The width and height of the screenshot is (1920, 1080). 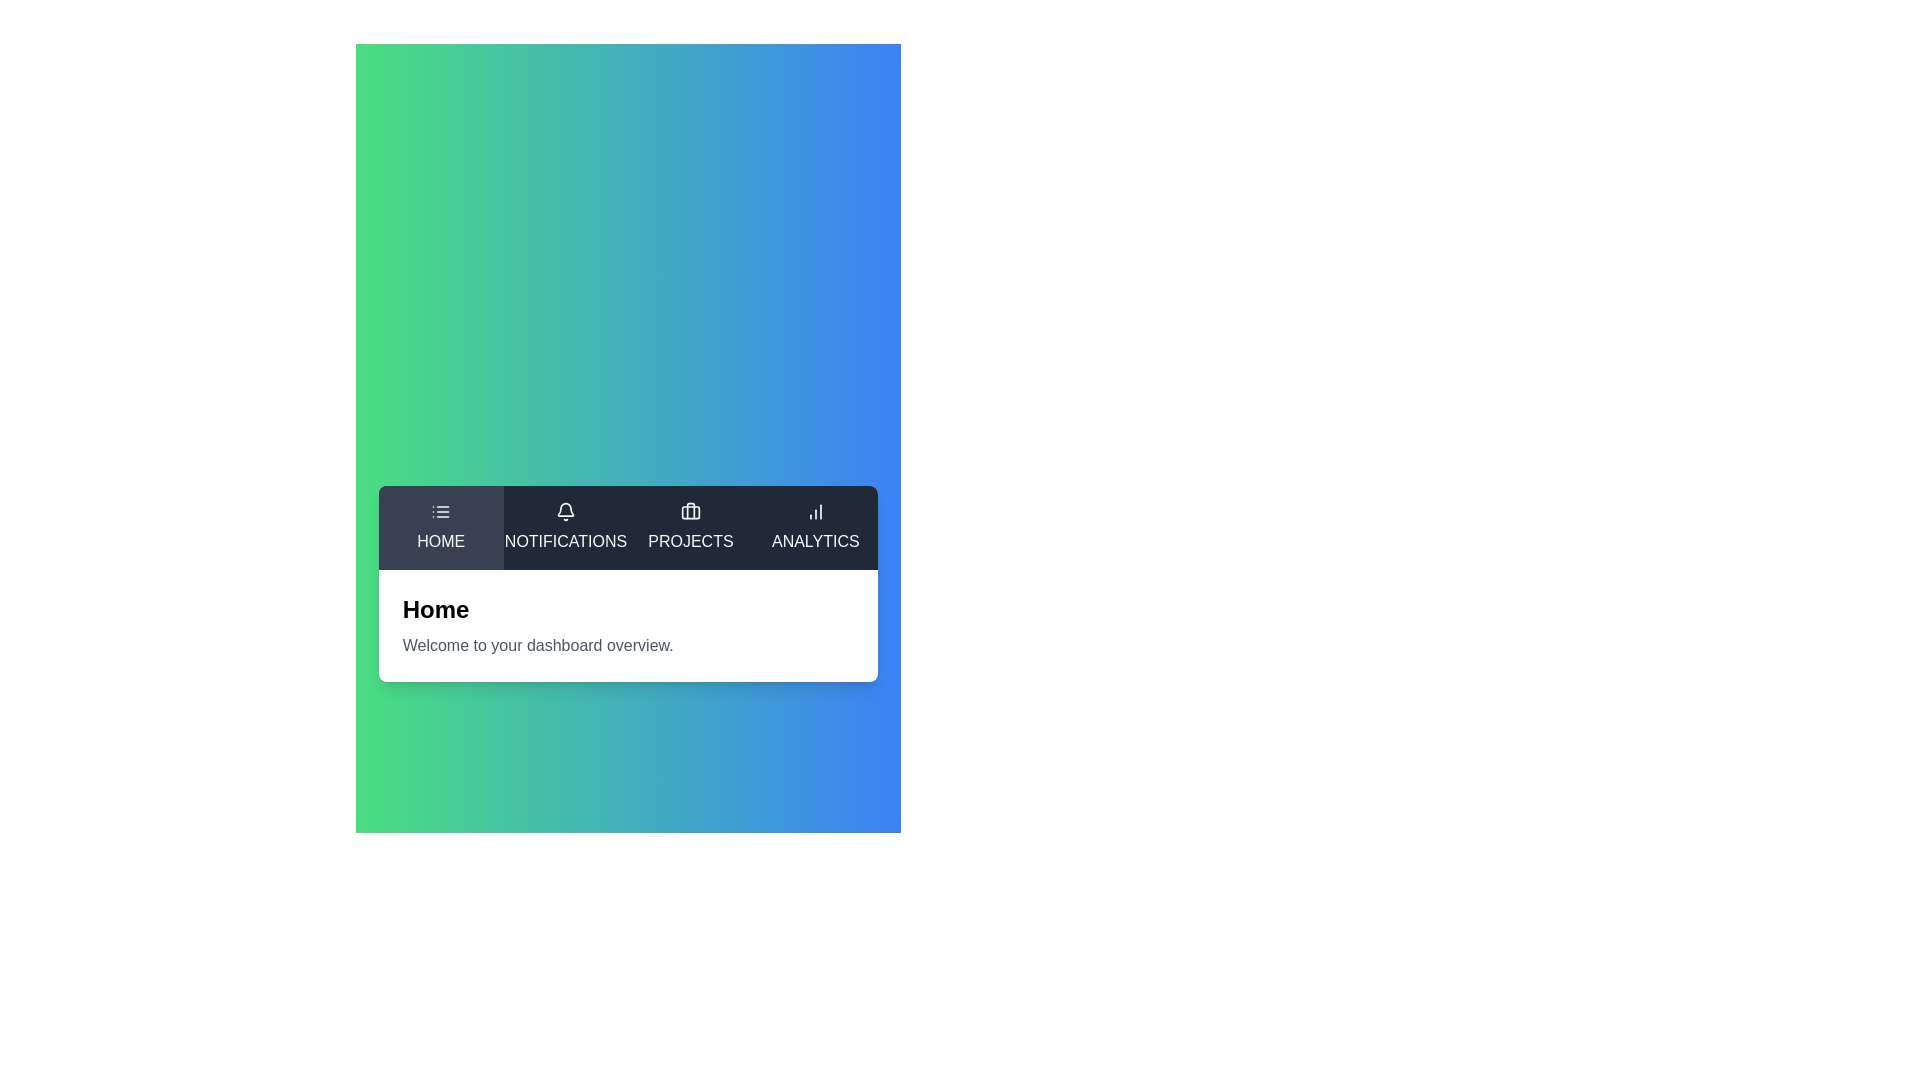 What do you see at coordinates (565, 527) in the screenshot?
I see `the tab labeled Notifications to switch to it` at bounding box center [565, 527].